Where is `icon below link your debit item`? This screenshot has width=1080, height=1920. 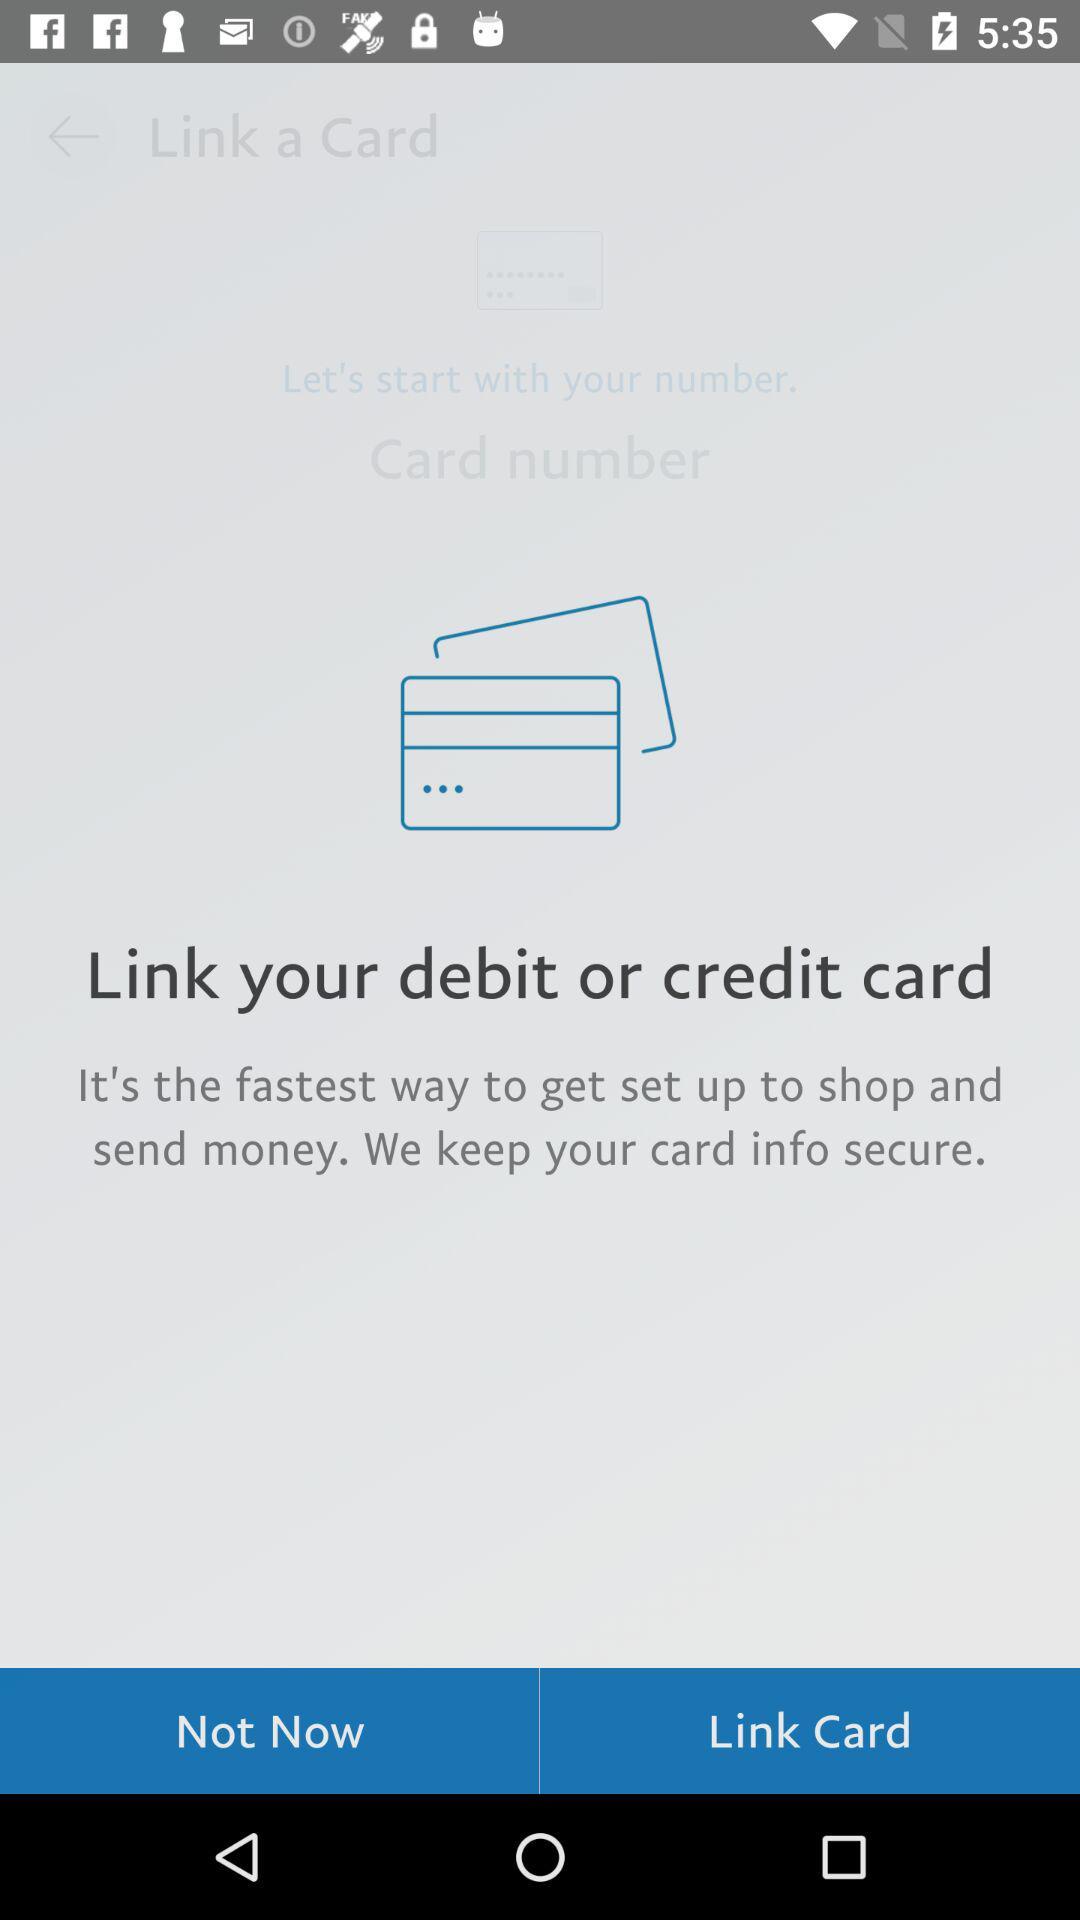 icon below link your debit item is located at coordinates (540, 1114).